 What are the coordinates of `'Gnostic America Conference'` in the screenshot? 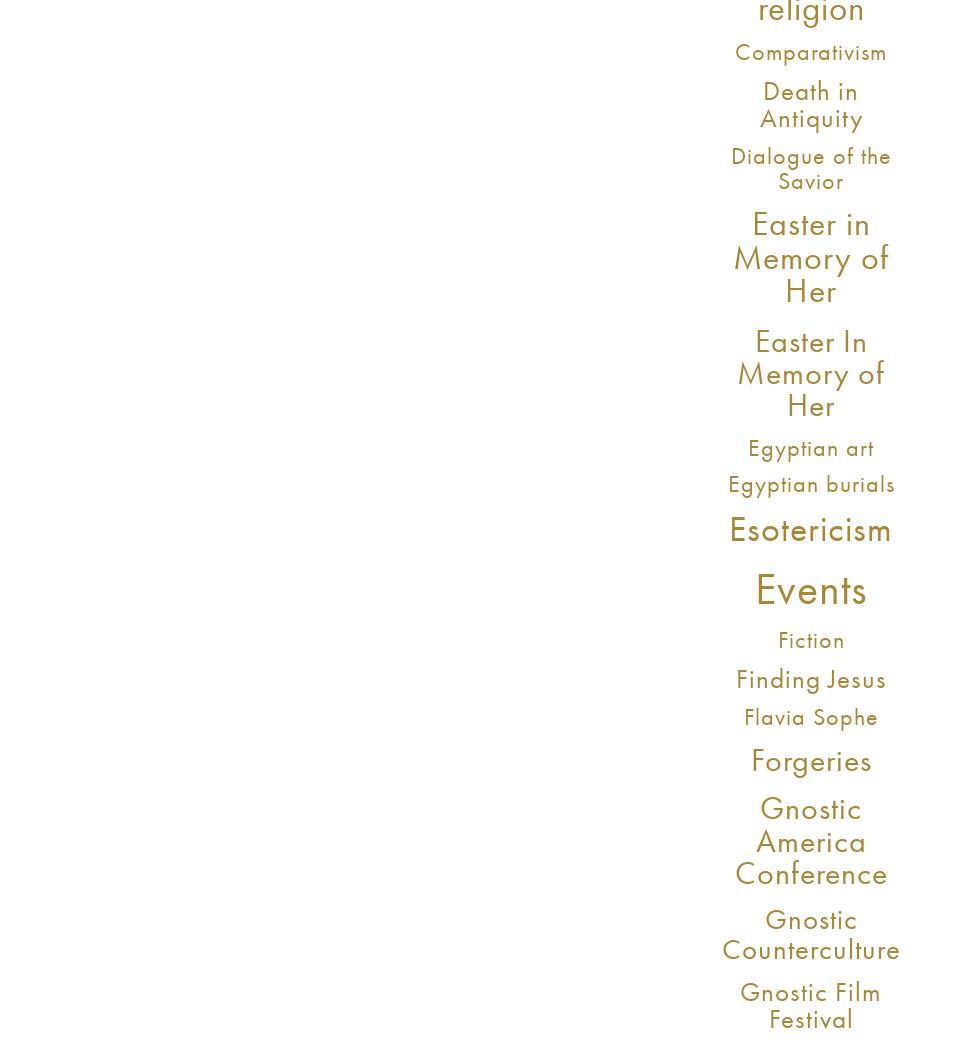 It's located at (809, 840).